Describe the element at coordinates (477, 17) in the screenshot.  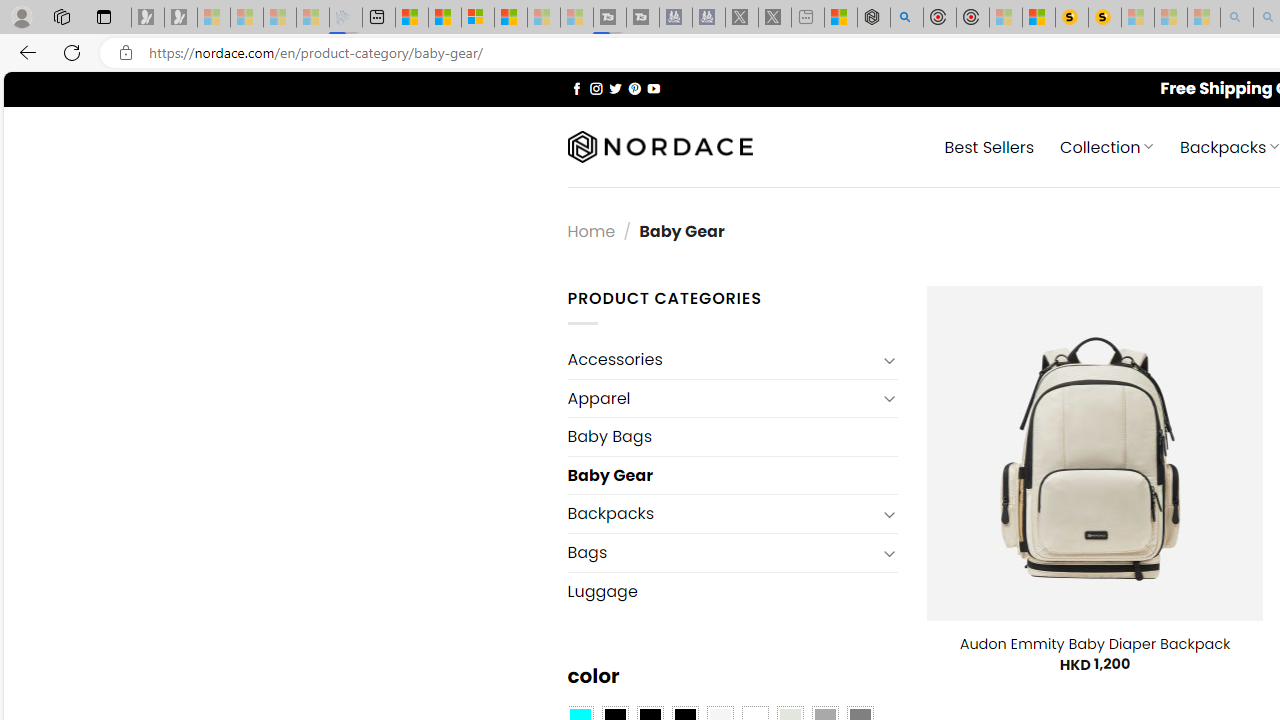
I see `'Overview'` at that location.